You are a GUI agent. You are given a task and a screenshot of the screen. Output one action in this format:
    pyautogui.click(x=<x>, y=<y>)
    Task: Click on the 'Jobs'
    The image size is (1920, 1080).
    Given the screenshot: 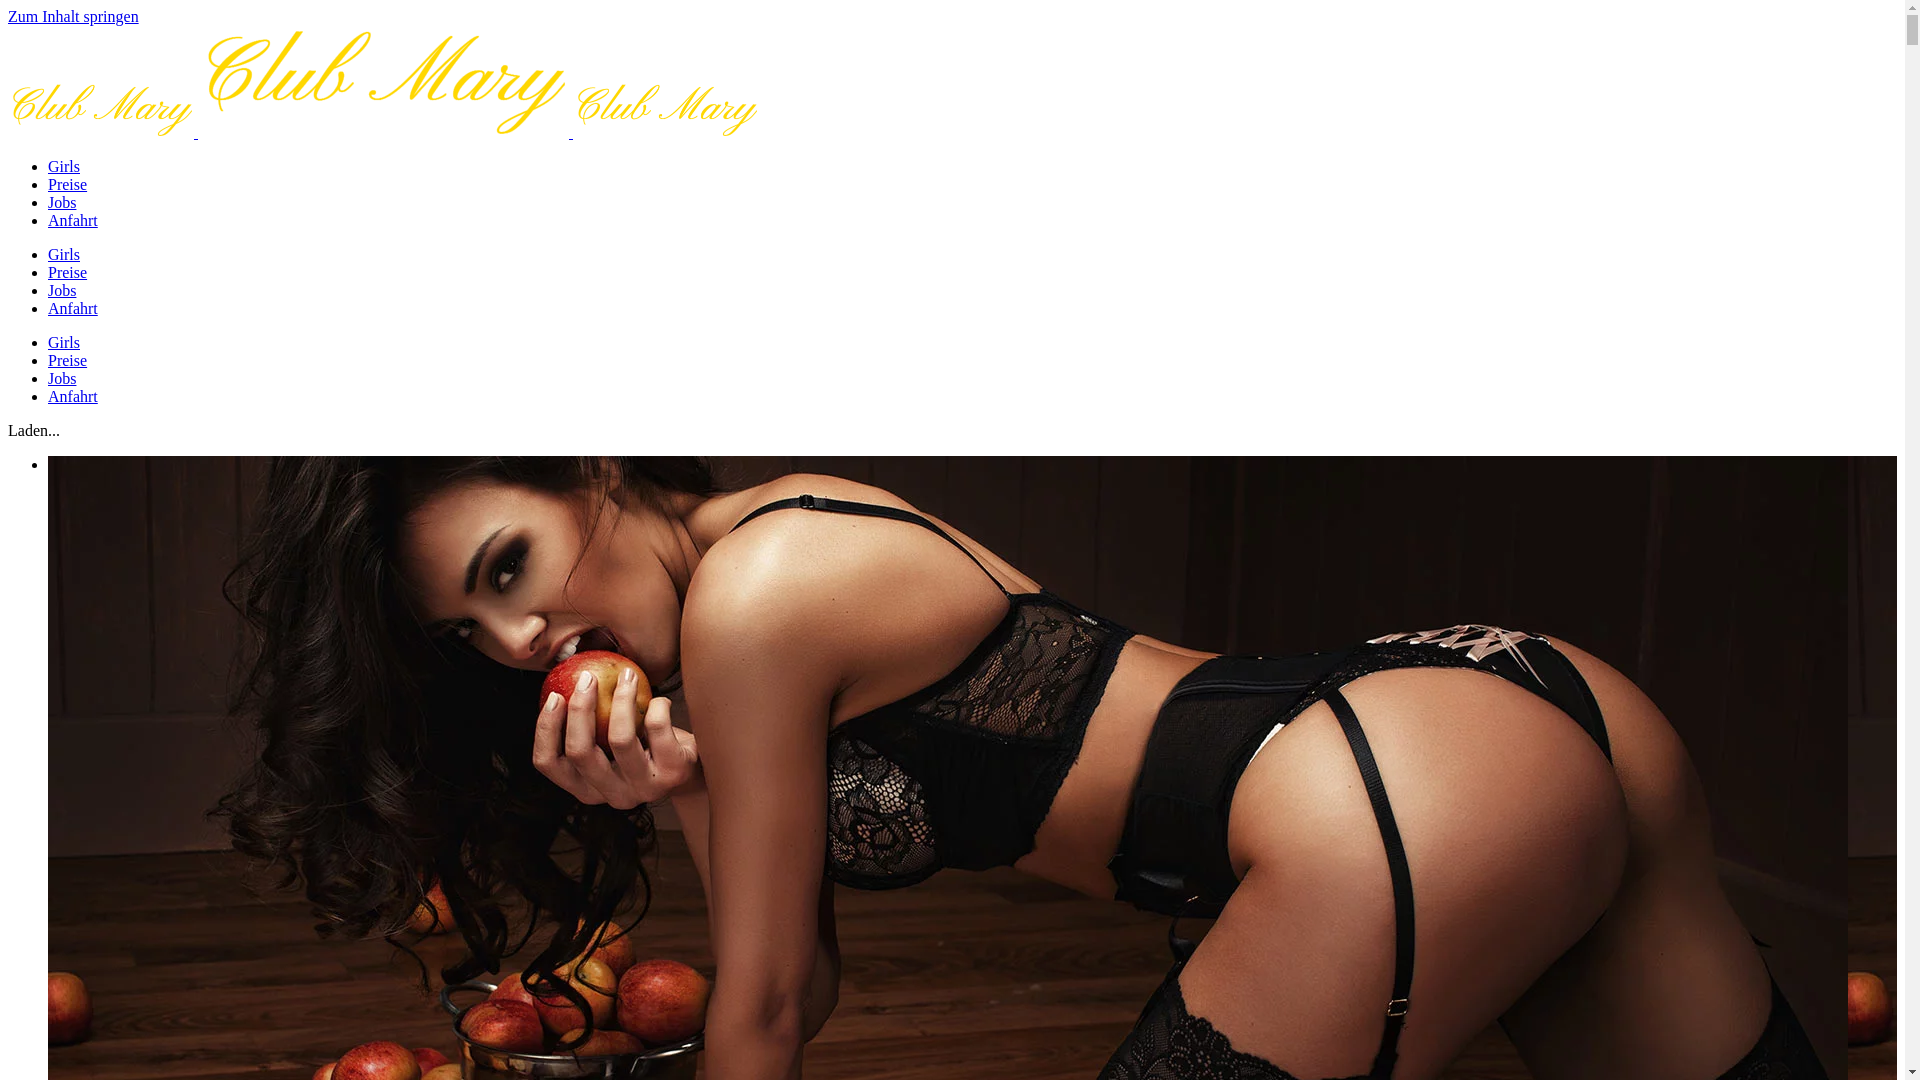 What is the action you would take?
    pyautogui.click(x=62, y=202)
    